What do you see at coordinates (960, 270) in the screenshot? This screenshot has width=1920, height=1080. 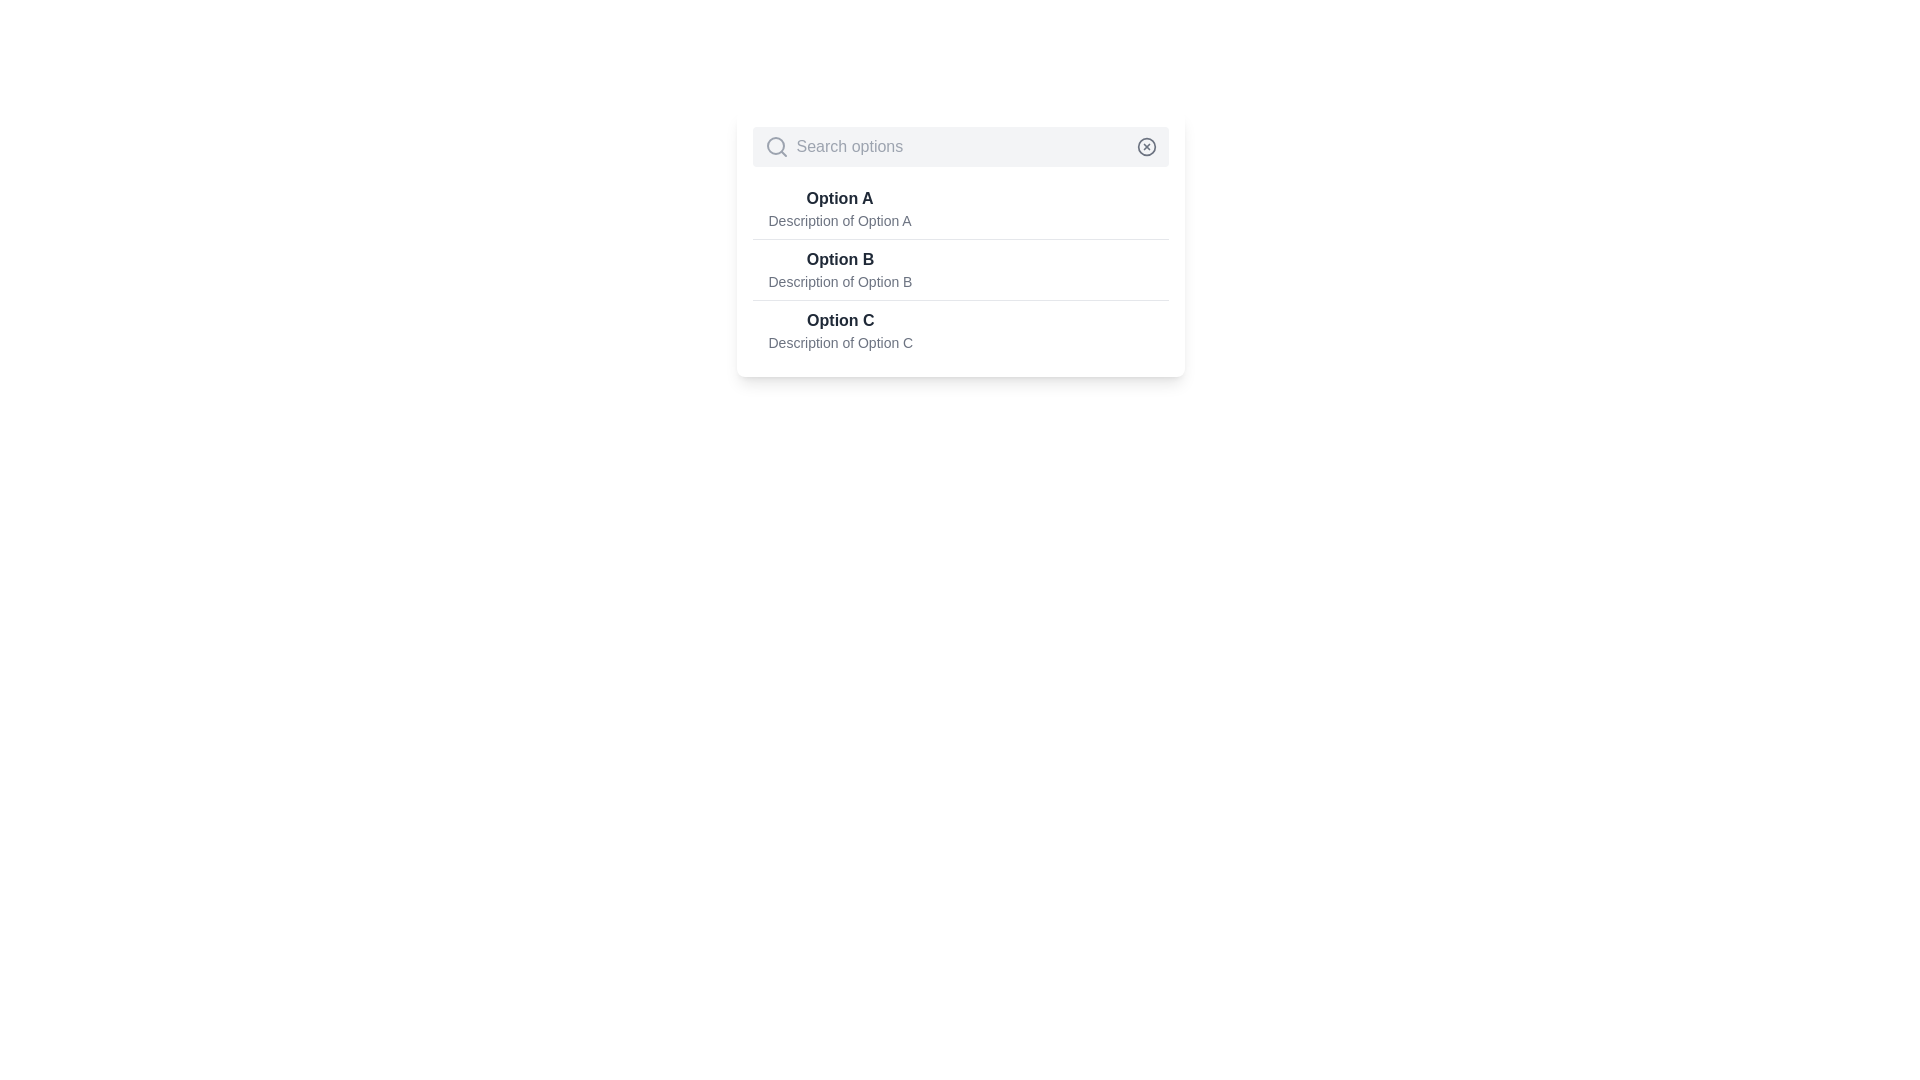 I see `the list item displaying 'Option B'` at bounding box center [960, 270].